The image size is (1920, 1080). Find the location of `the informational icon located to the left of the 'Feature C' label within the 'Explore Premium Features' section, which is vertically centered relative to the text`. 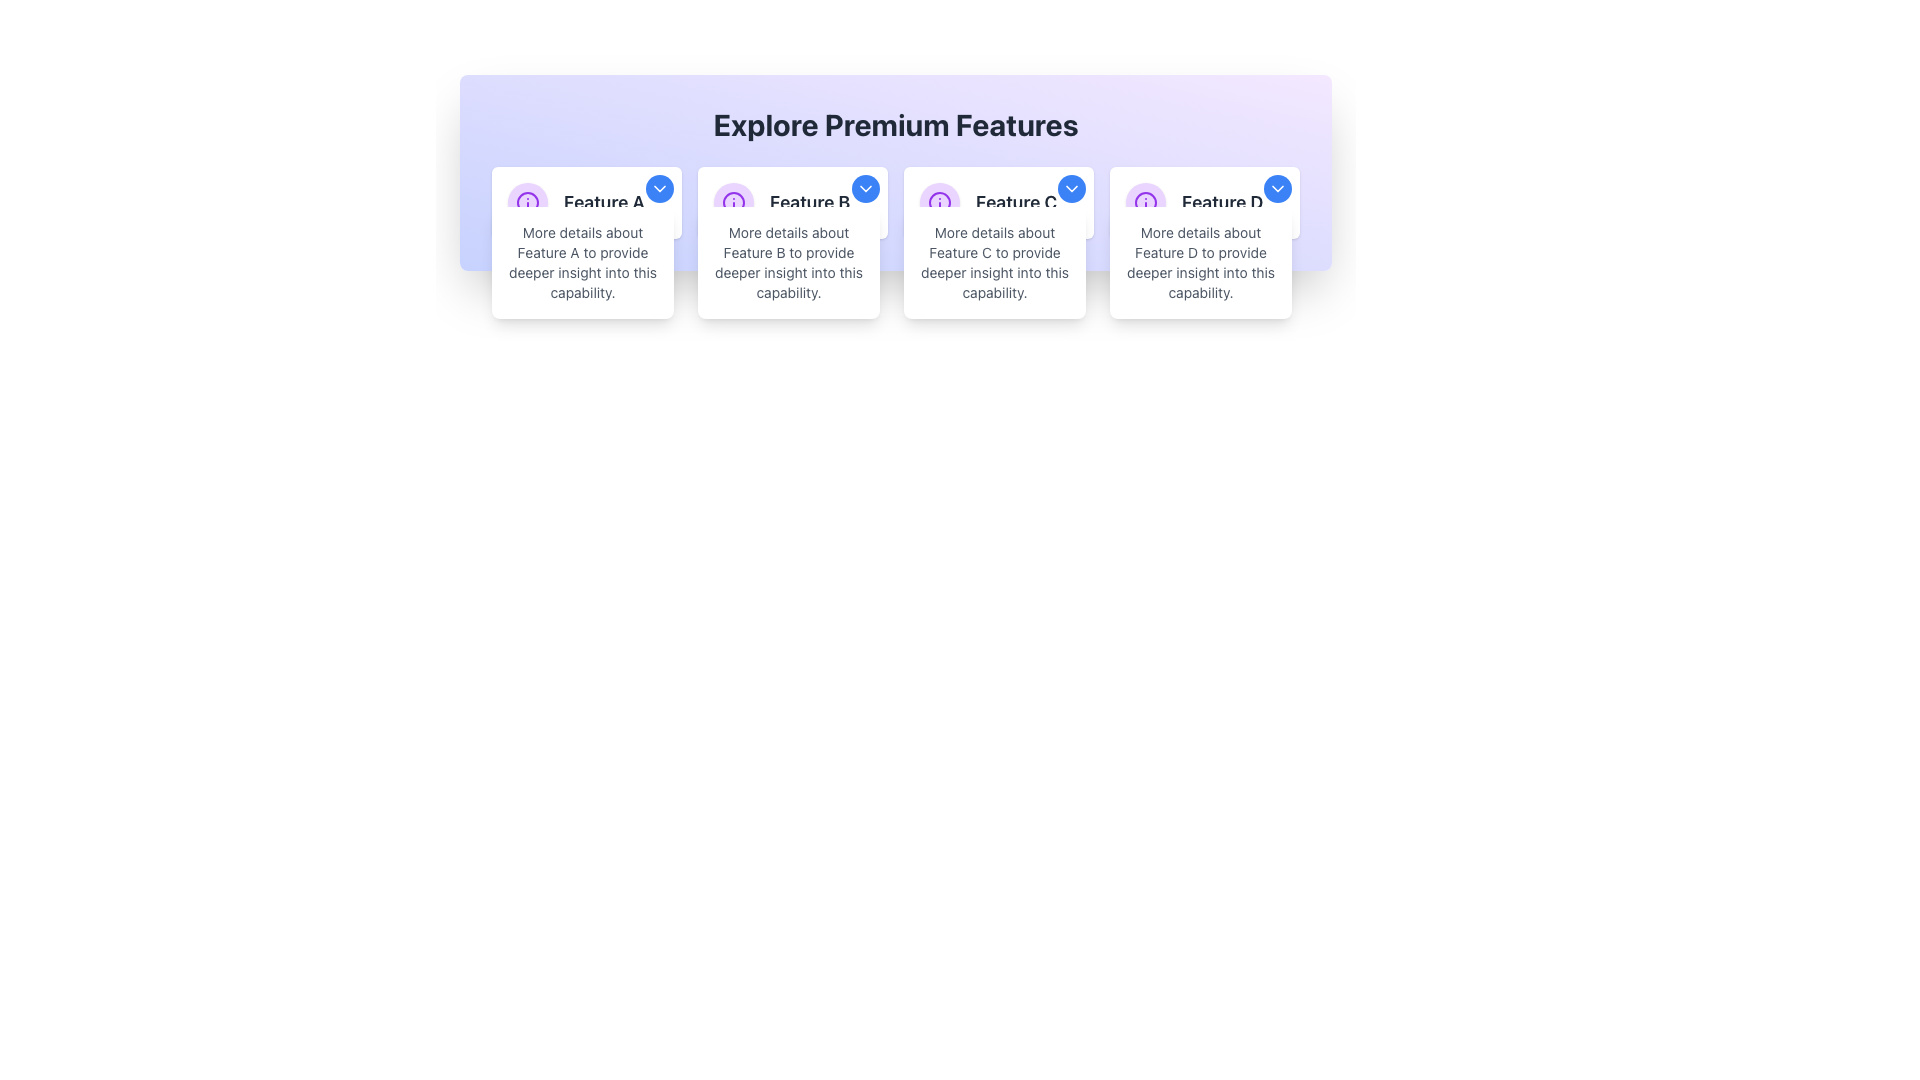

the informational icon located to the left of the 'Feature C' label within the 'Explore Premium Features' section, which is vertically centered relative to the text is located at coordinates (939, 203).